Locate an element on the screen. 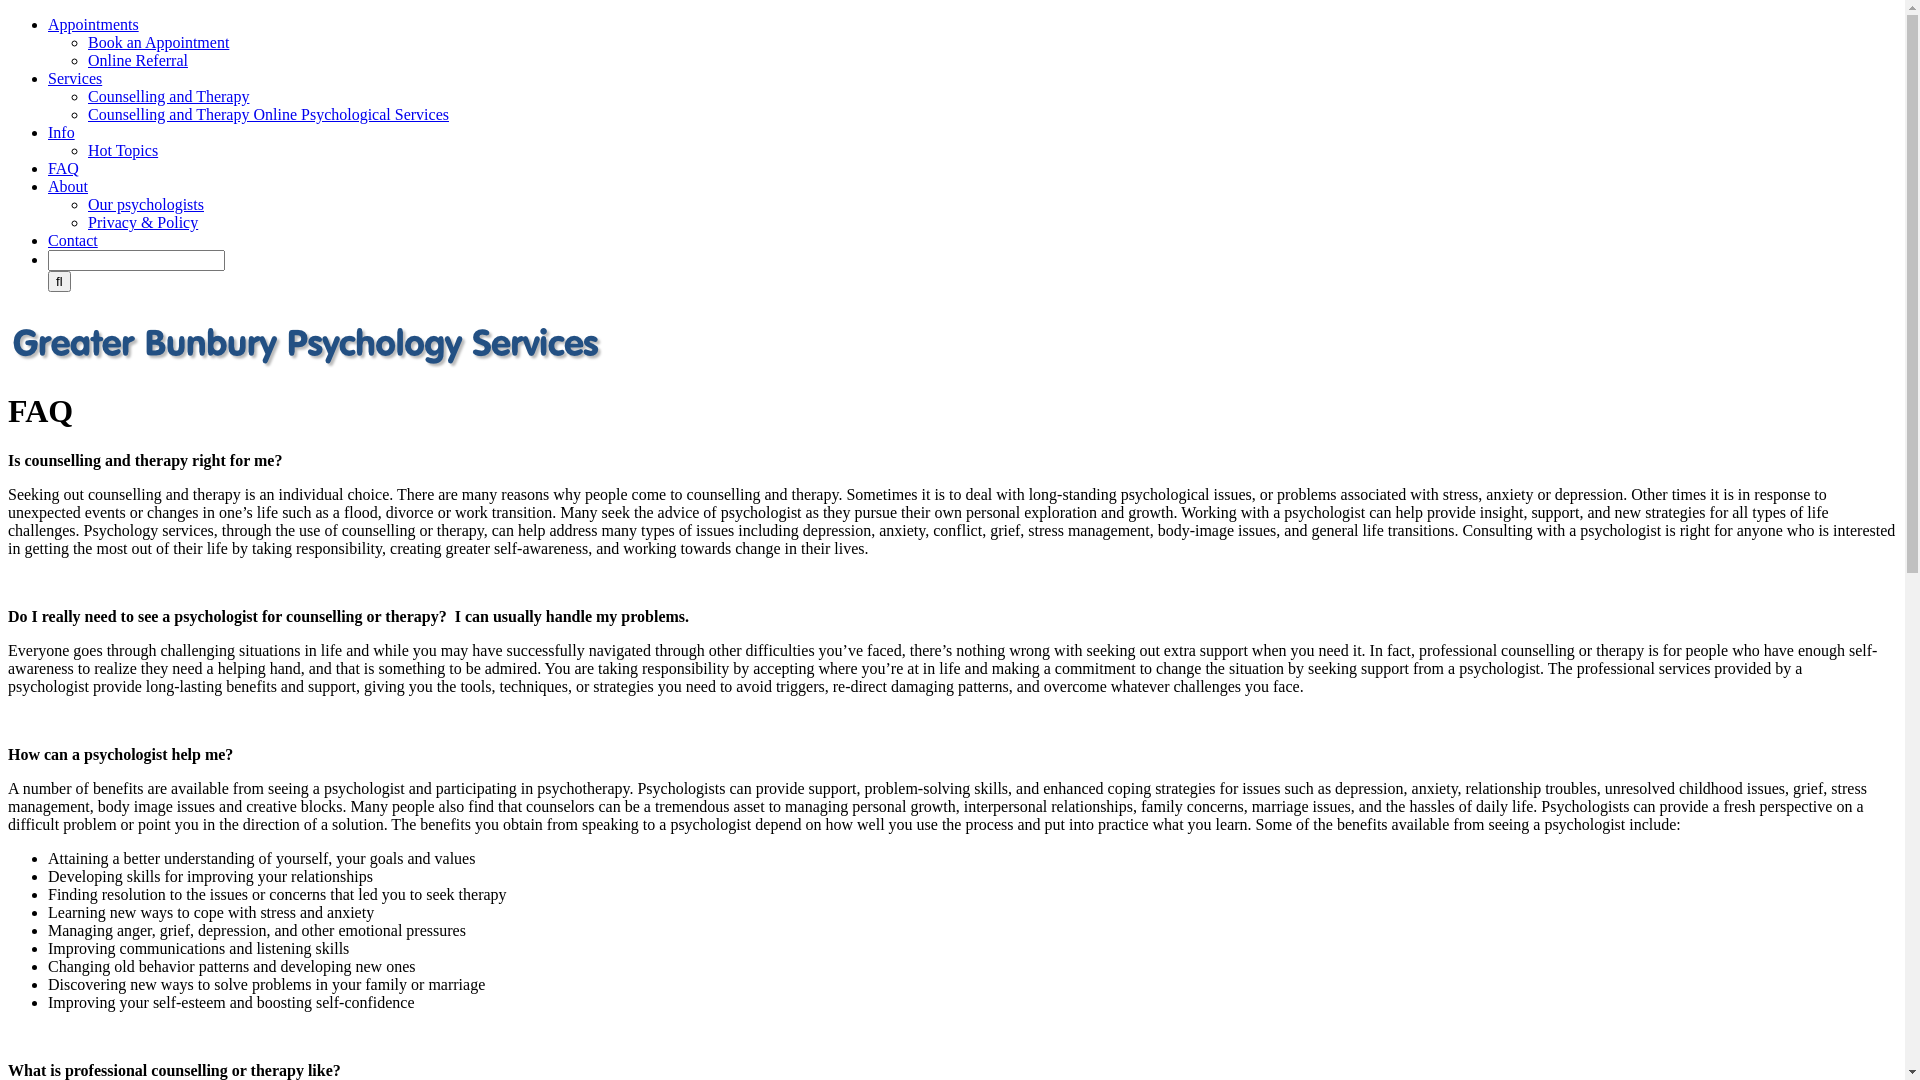  'Privacy & Policy' is located at coordinates (142, 222).